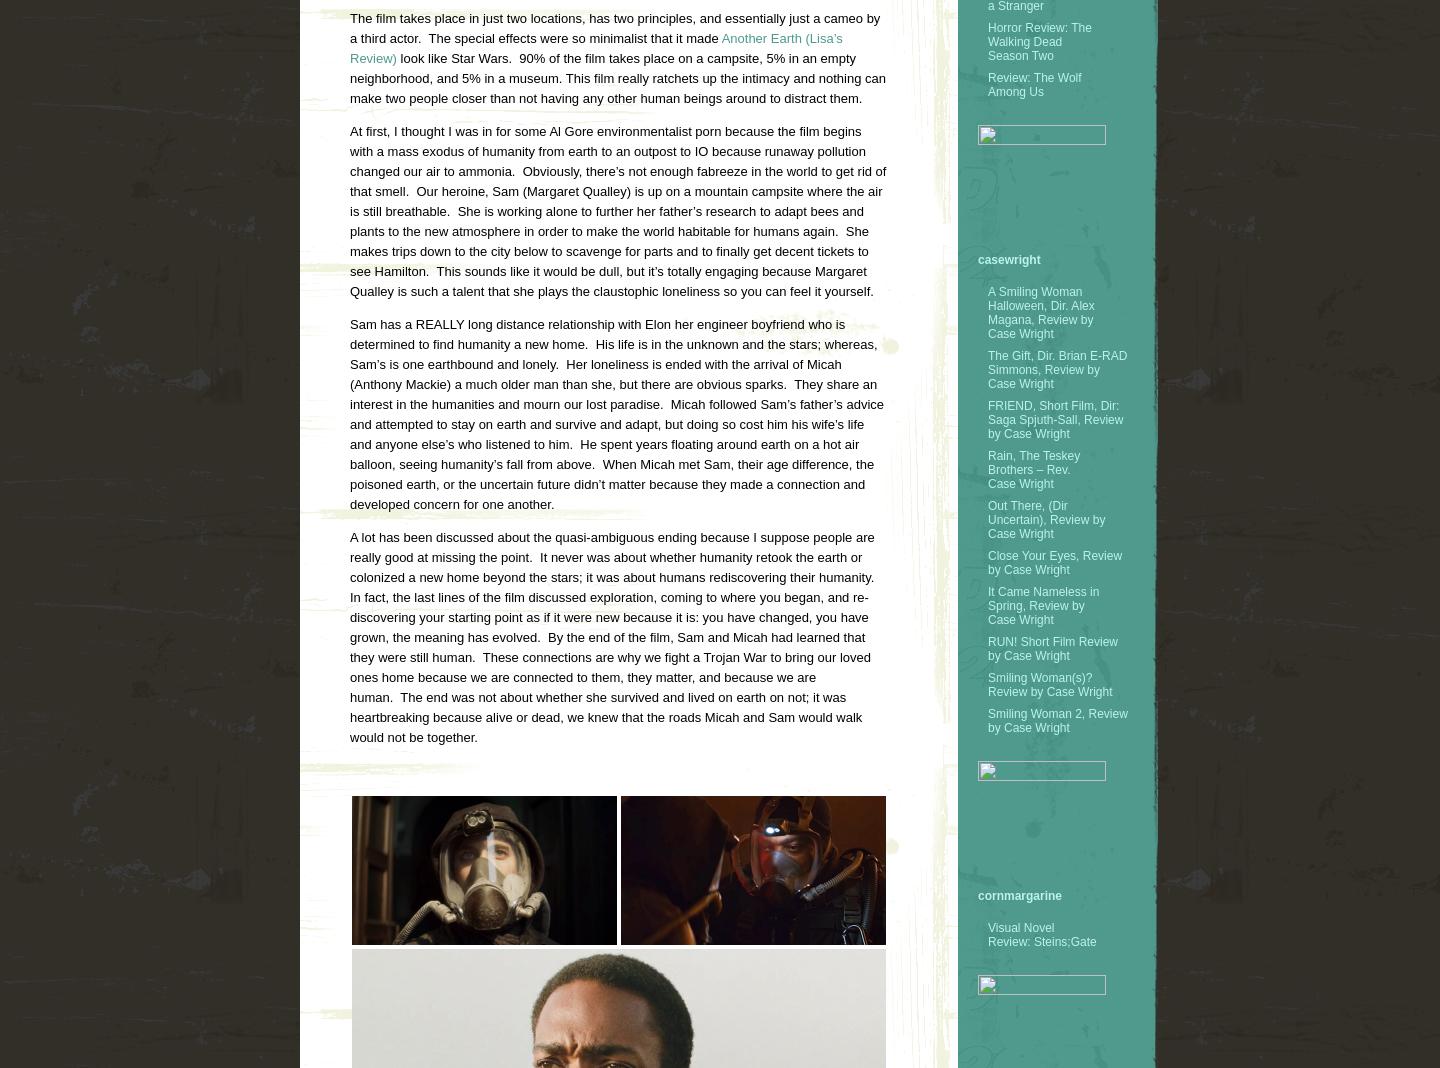 The image size is (1440, 1068). I want to click on 'Sam has a REALLY long distance relationship with Elon her engineer boyfriend who is determined to find humanity a new home.  His life is in the unknown and the stars; whereas, Sam’s is one earthbound and lonely.  Her loneliness is ended with the arrival of Micah (Anthony Mackie) a much older man than she, but there are obvious sparks.  They share an interest in the humanities and mourn our lost paradise.  Micah followed Sam’s father’s advice and attempted to stay on earth and survive and adapt, but doing so cost him his wife’s life and anyone else’s who listened to him.  He spent years floating around earth on a hot air balloon, seeing humanity’s fall from above.  When Micah met Sam, their age difference, the poisoned earth, or the uncertain future didn’t matter because they made a connection and developed concern for one another.', so click(616, 414).